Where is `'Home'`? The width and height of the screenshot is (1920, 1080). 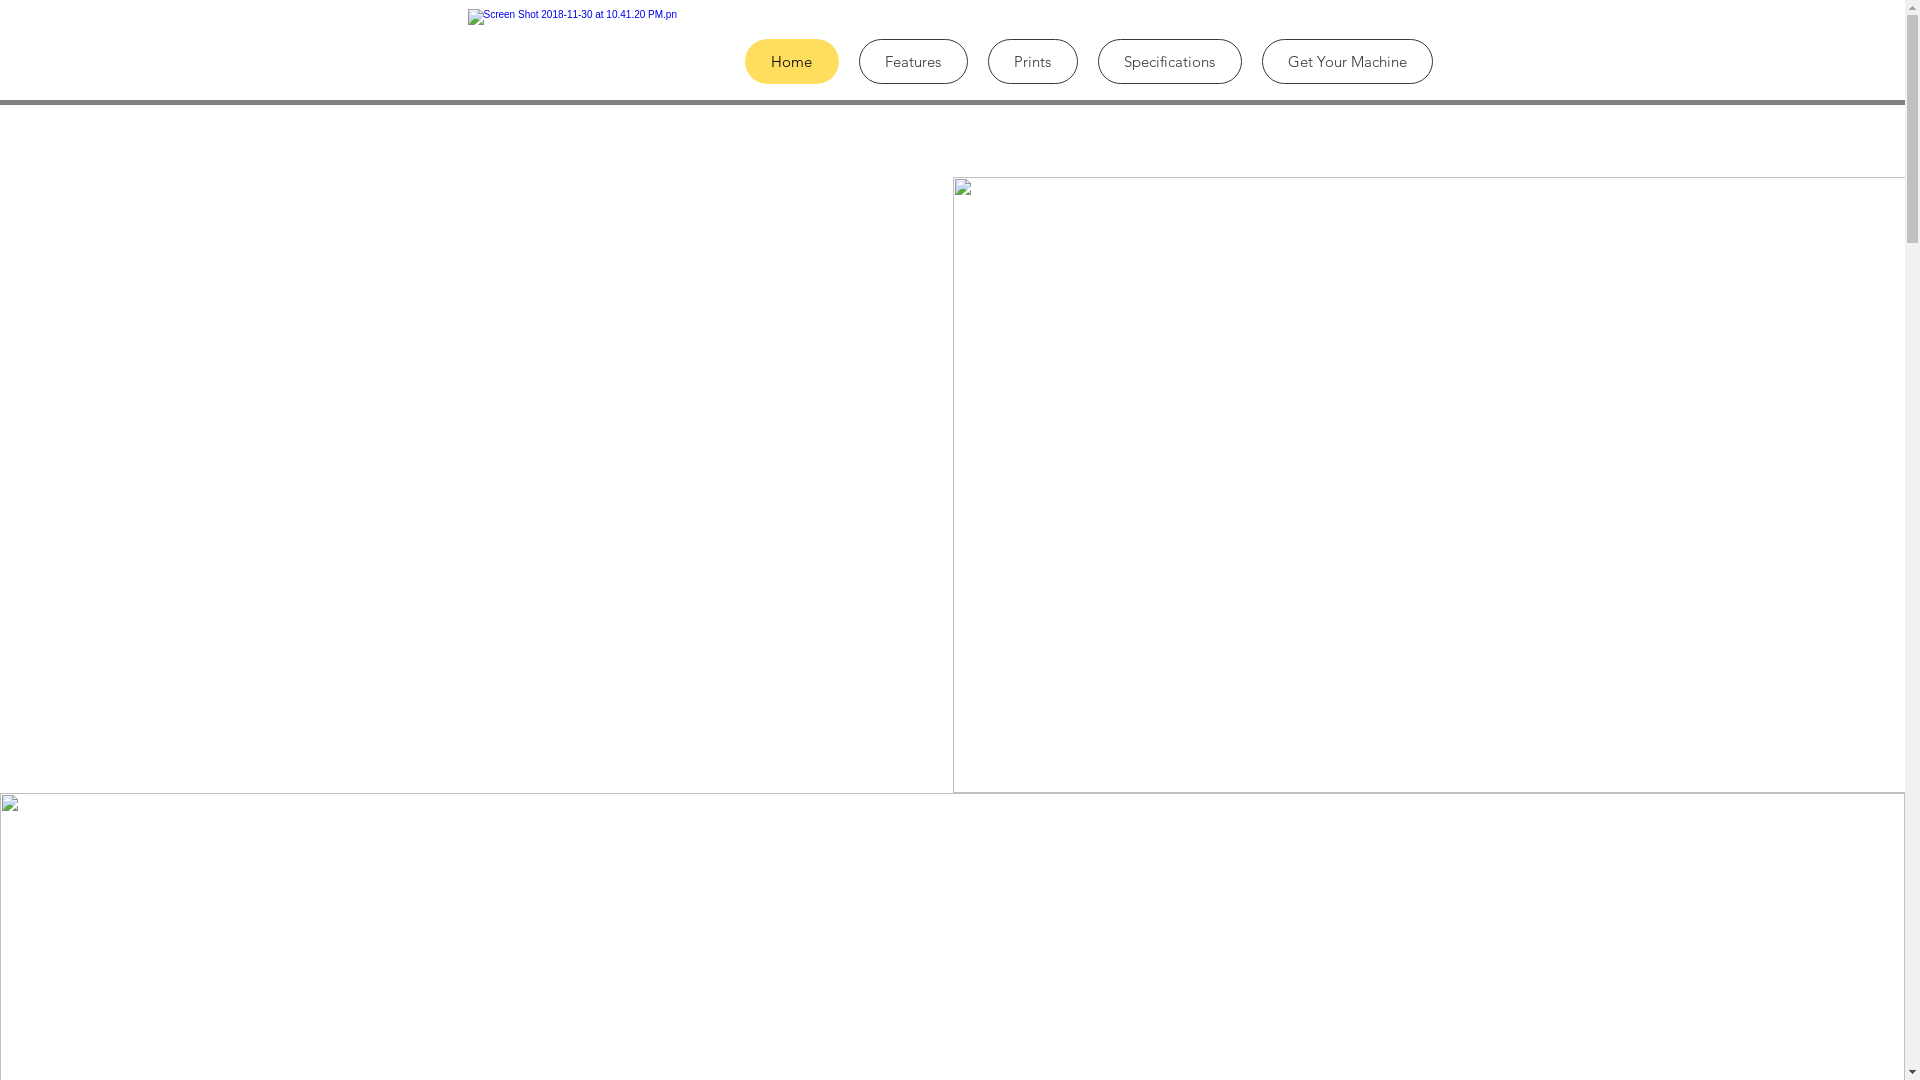
'Home' is located at coordinates (790, 60).